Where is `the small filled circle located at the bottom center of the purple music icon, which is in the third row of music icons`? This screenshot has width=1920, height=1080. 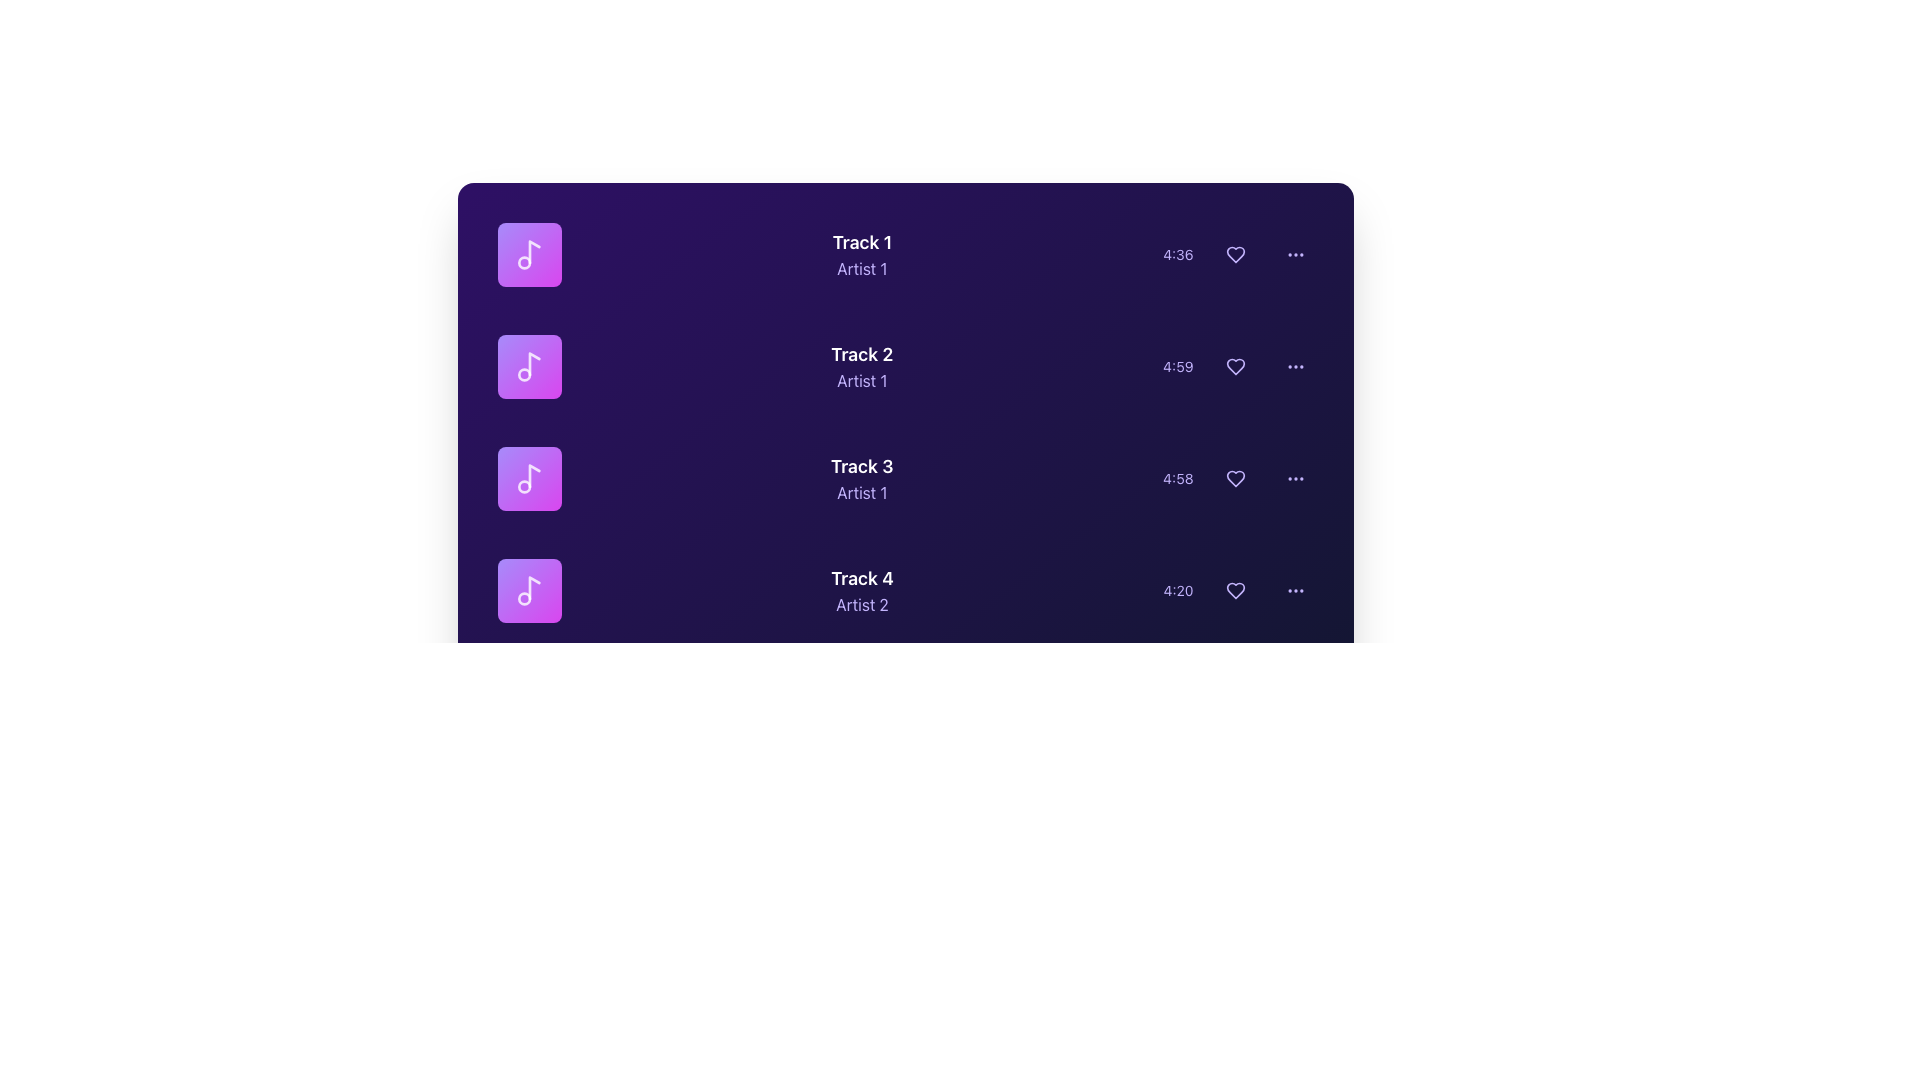 the small filled circle located at the bottom center of the purple music icon, which is in the third row of music icons is located at coordinates (524, 486).